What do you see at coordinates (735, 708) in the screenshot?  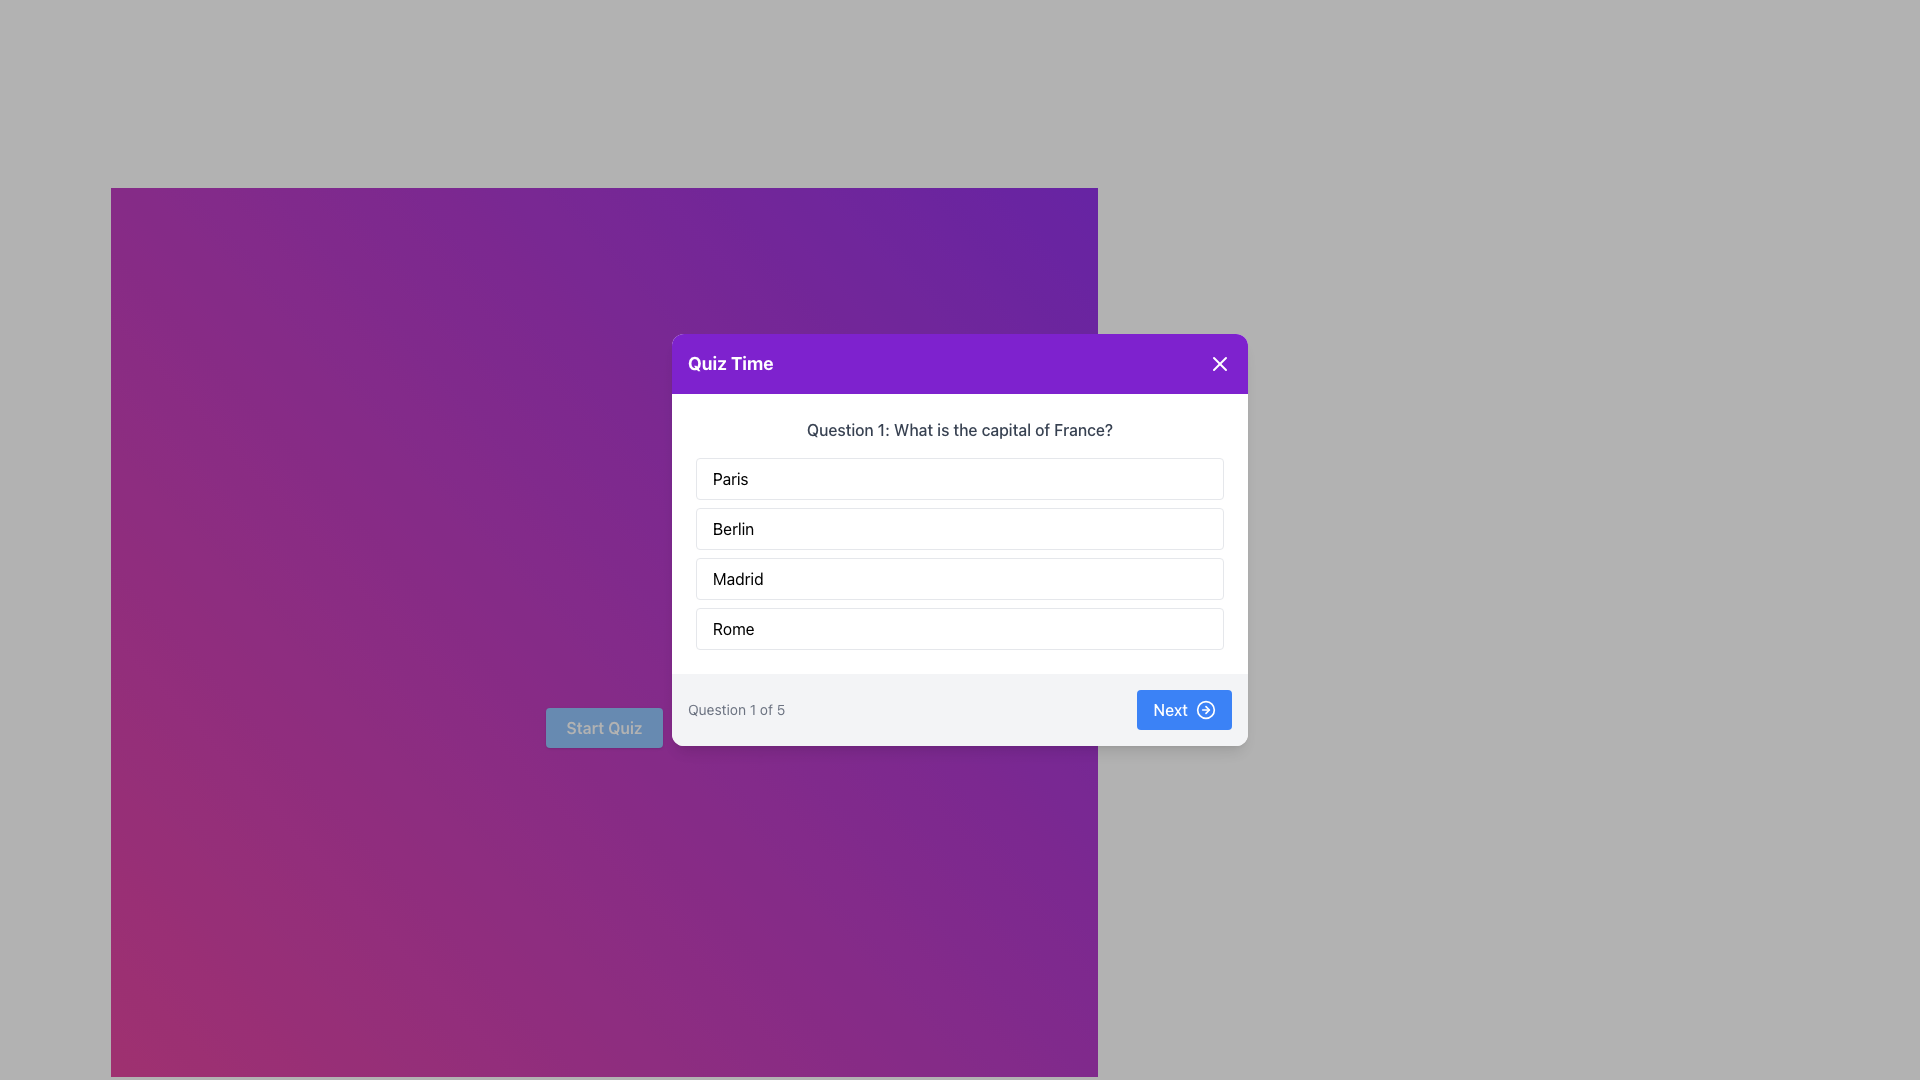 I see `text label displaying 'Question 1 of 5', which is located at the bottom-left corner of the dialog box` at bounding box center [735, 708].